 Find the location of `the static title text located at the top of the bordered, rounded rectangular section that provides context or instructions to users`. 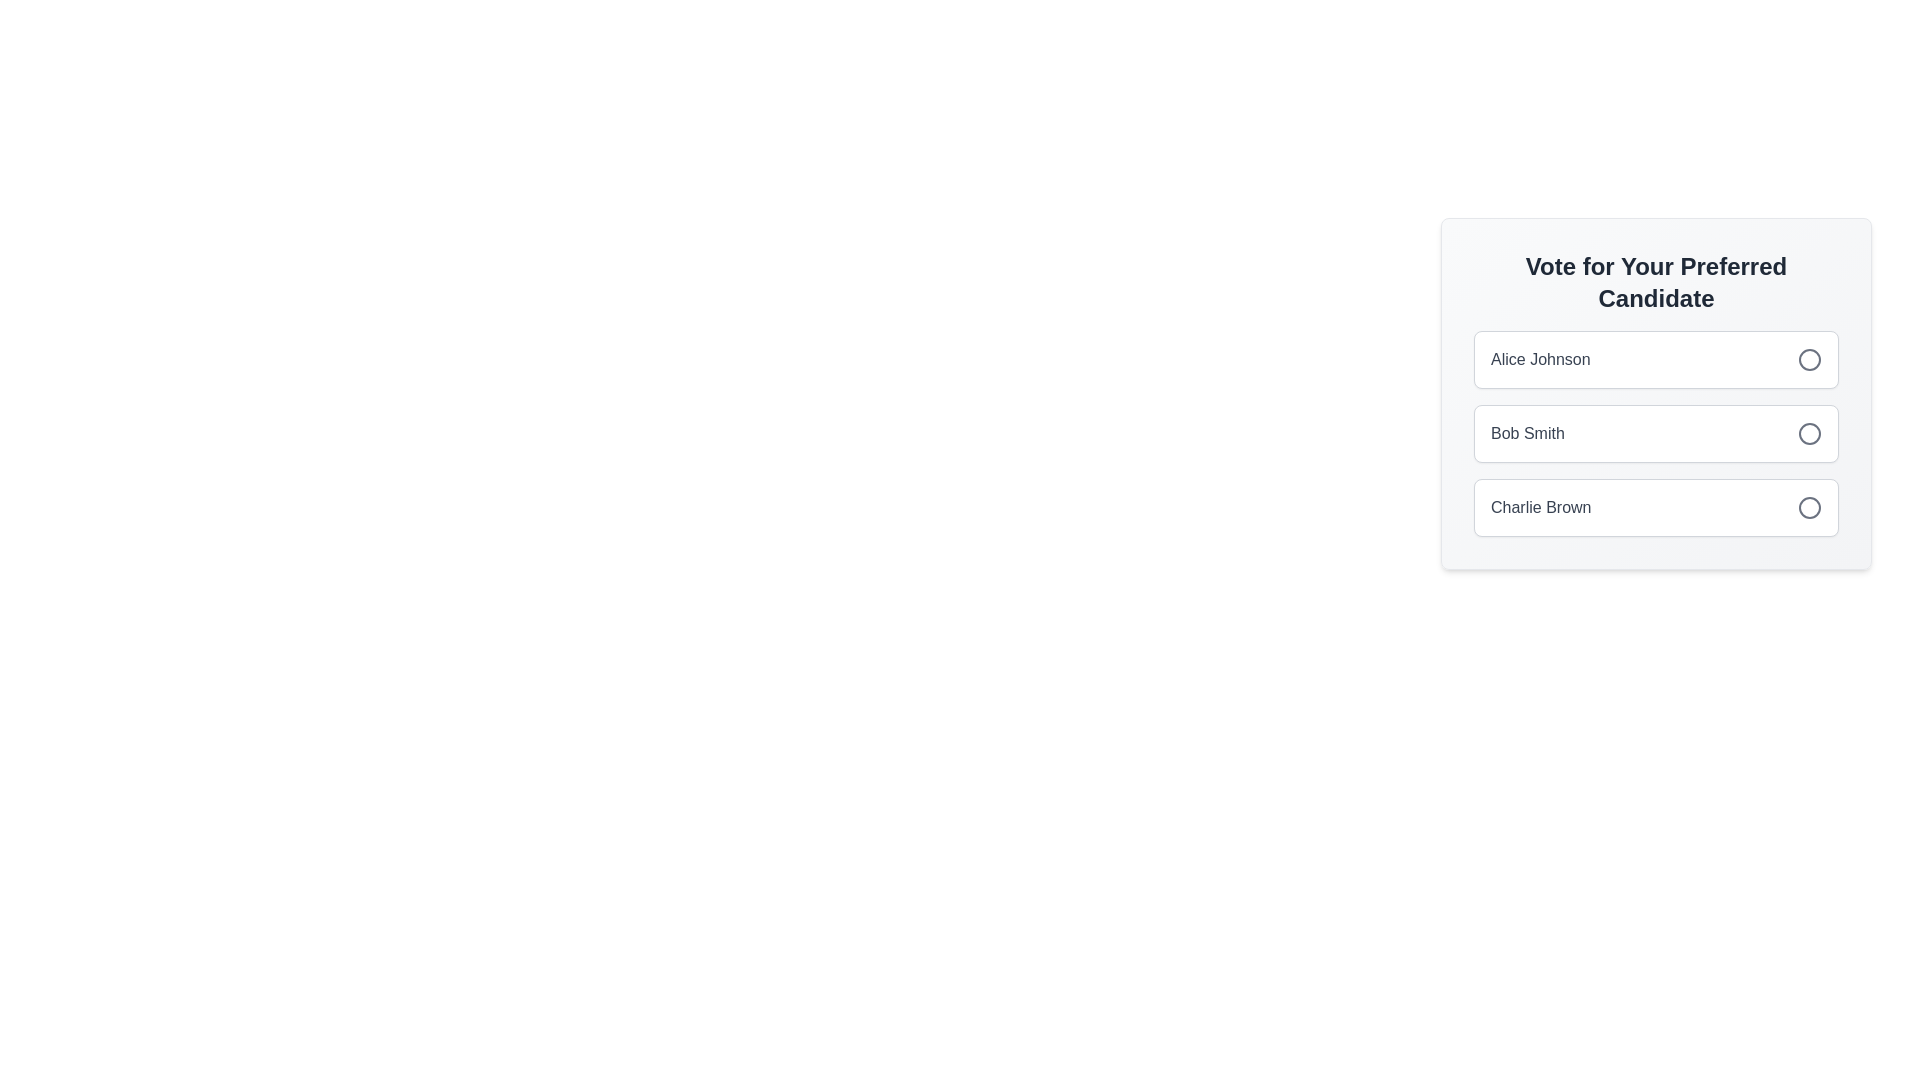

the static title text located at the top of the bordered, rounded rectangular section that provides context or instructions to users is located at coordinates (1656, 282).